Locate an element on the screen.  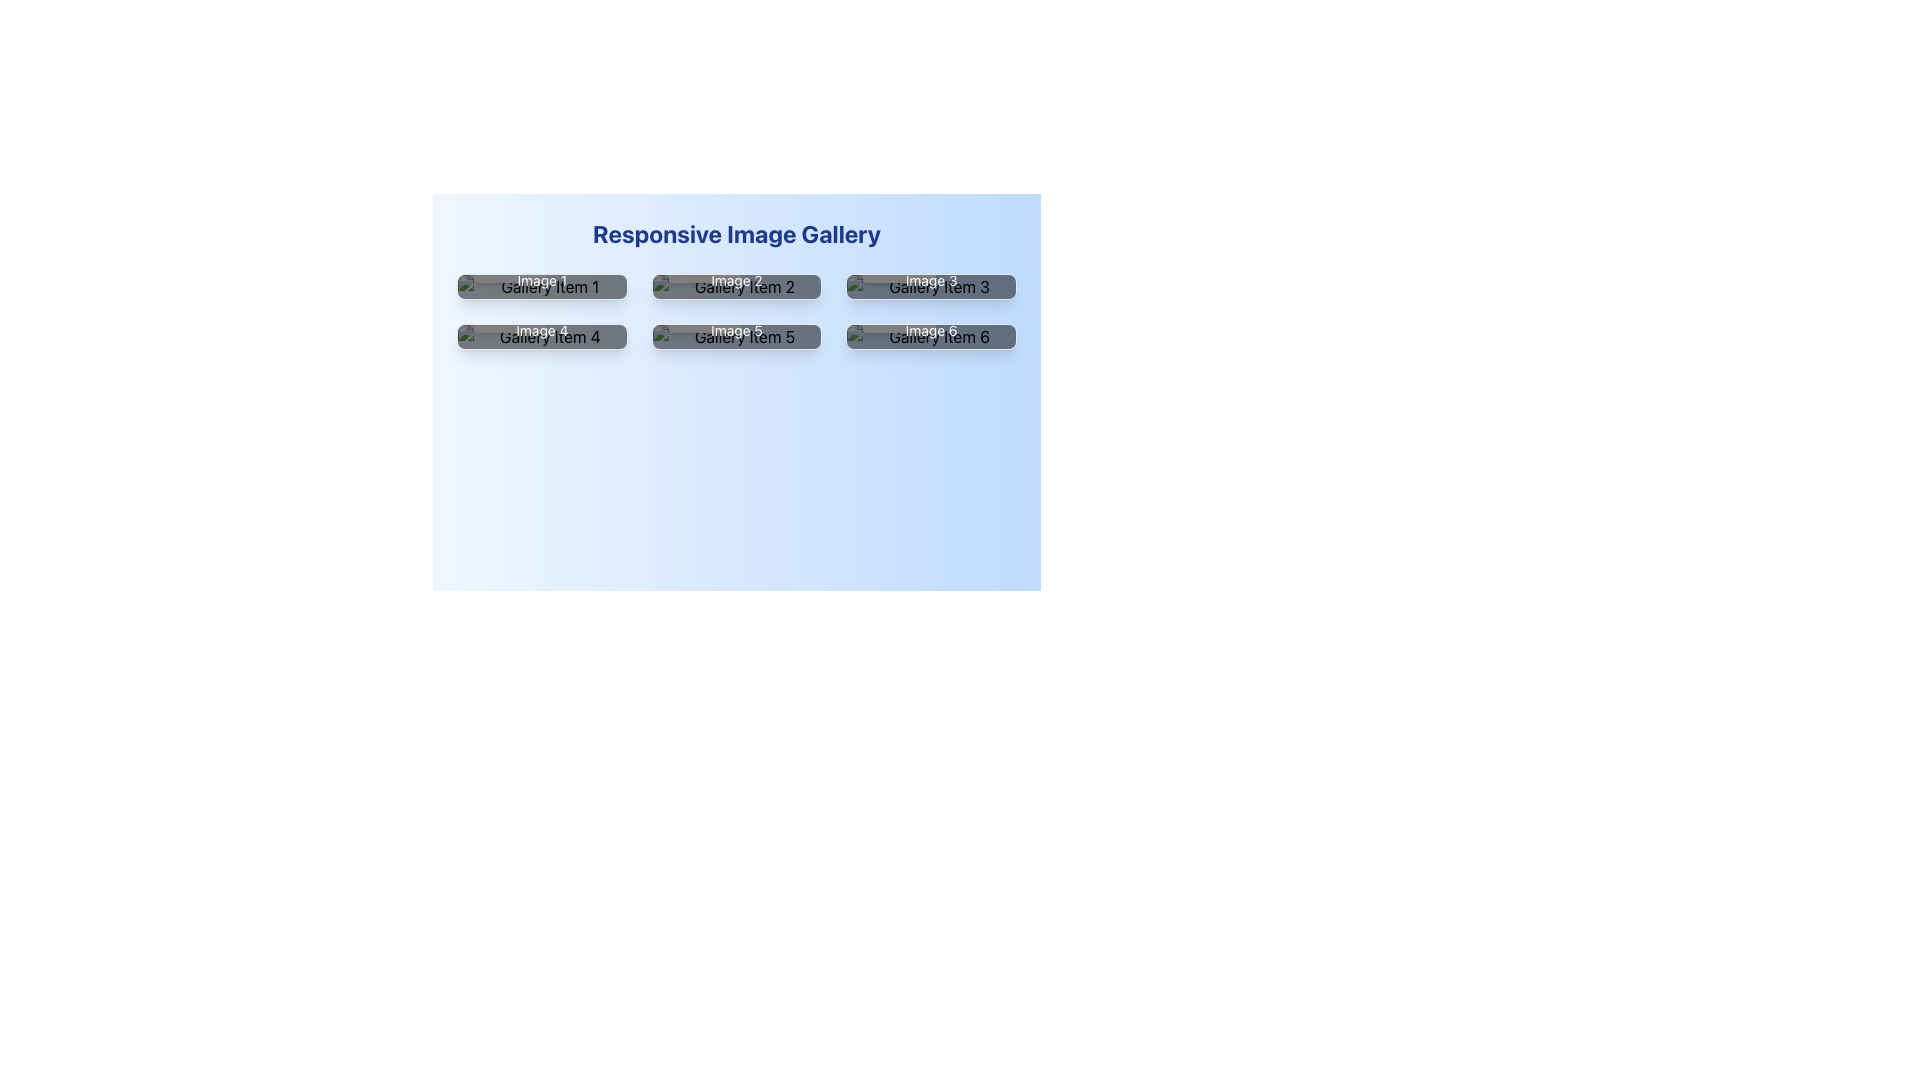
the image in the sixth item of the gallery, which is located in the second row and third column, below the caption 'Image 6' and above the description 'Description for Image 6' is located at coordinates (930, 335).